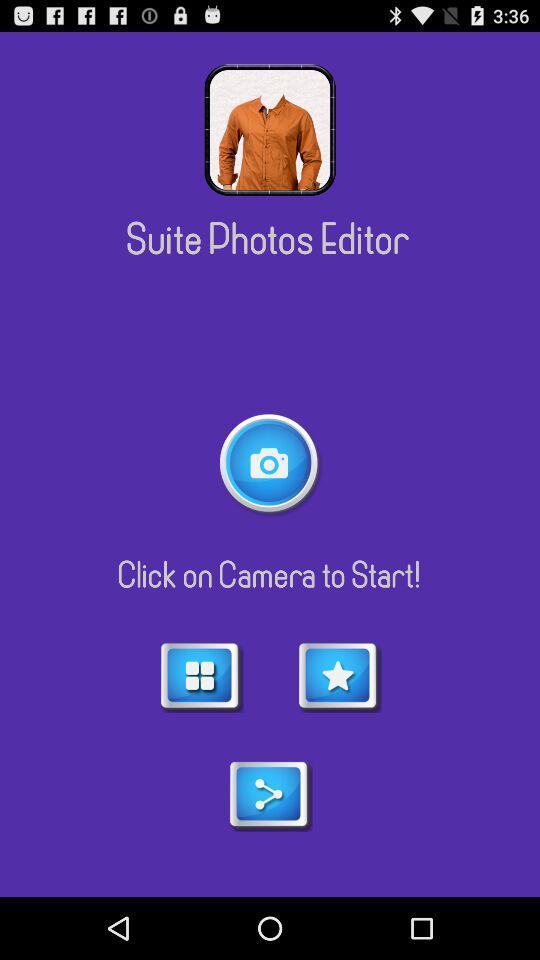 Image resolution: width=540 pixels, height=960 pixels. Describe the element at coordinates (270, 495) in the screenshot. I see `the photo icon` at that location.